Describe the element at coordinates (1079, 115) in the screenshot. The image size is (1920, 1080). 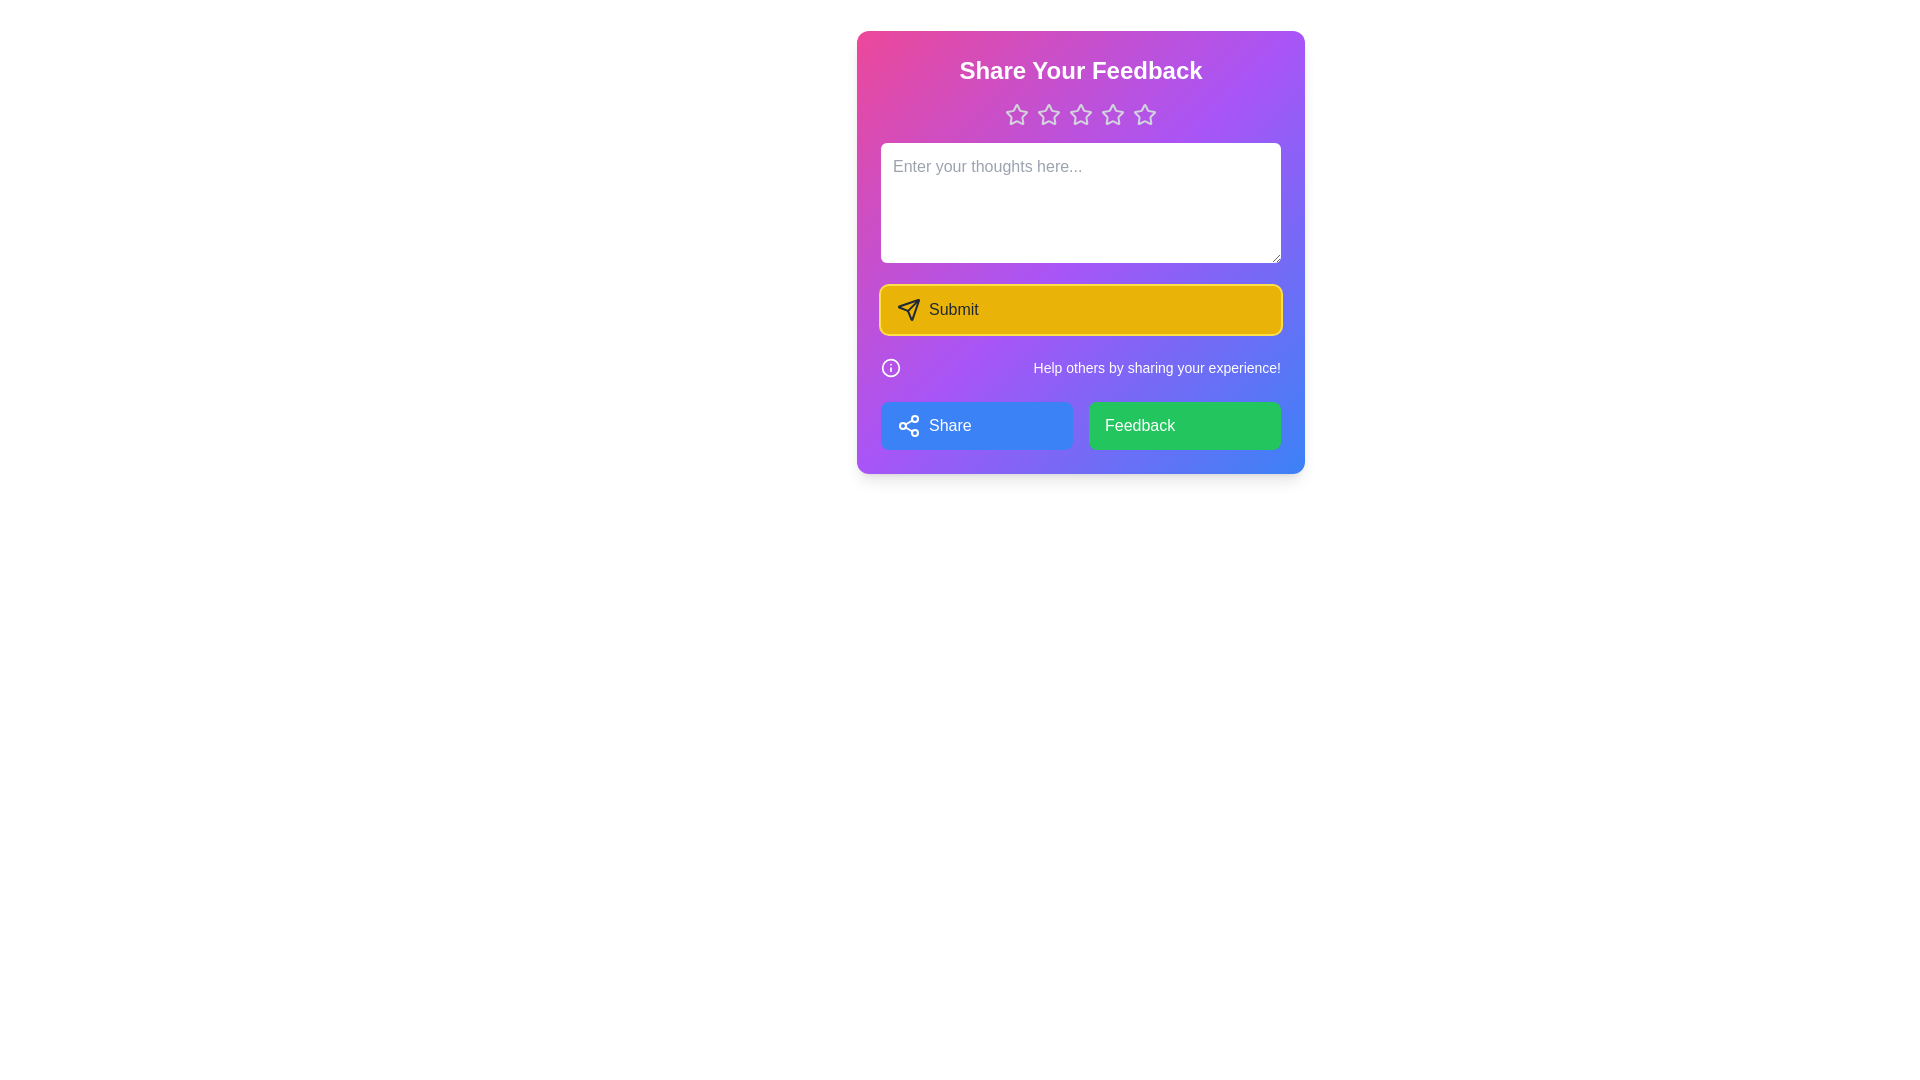
I see `the third star icon in the rating system to trigger the scaling effect` at that location.